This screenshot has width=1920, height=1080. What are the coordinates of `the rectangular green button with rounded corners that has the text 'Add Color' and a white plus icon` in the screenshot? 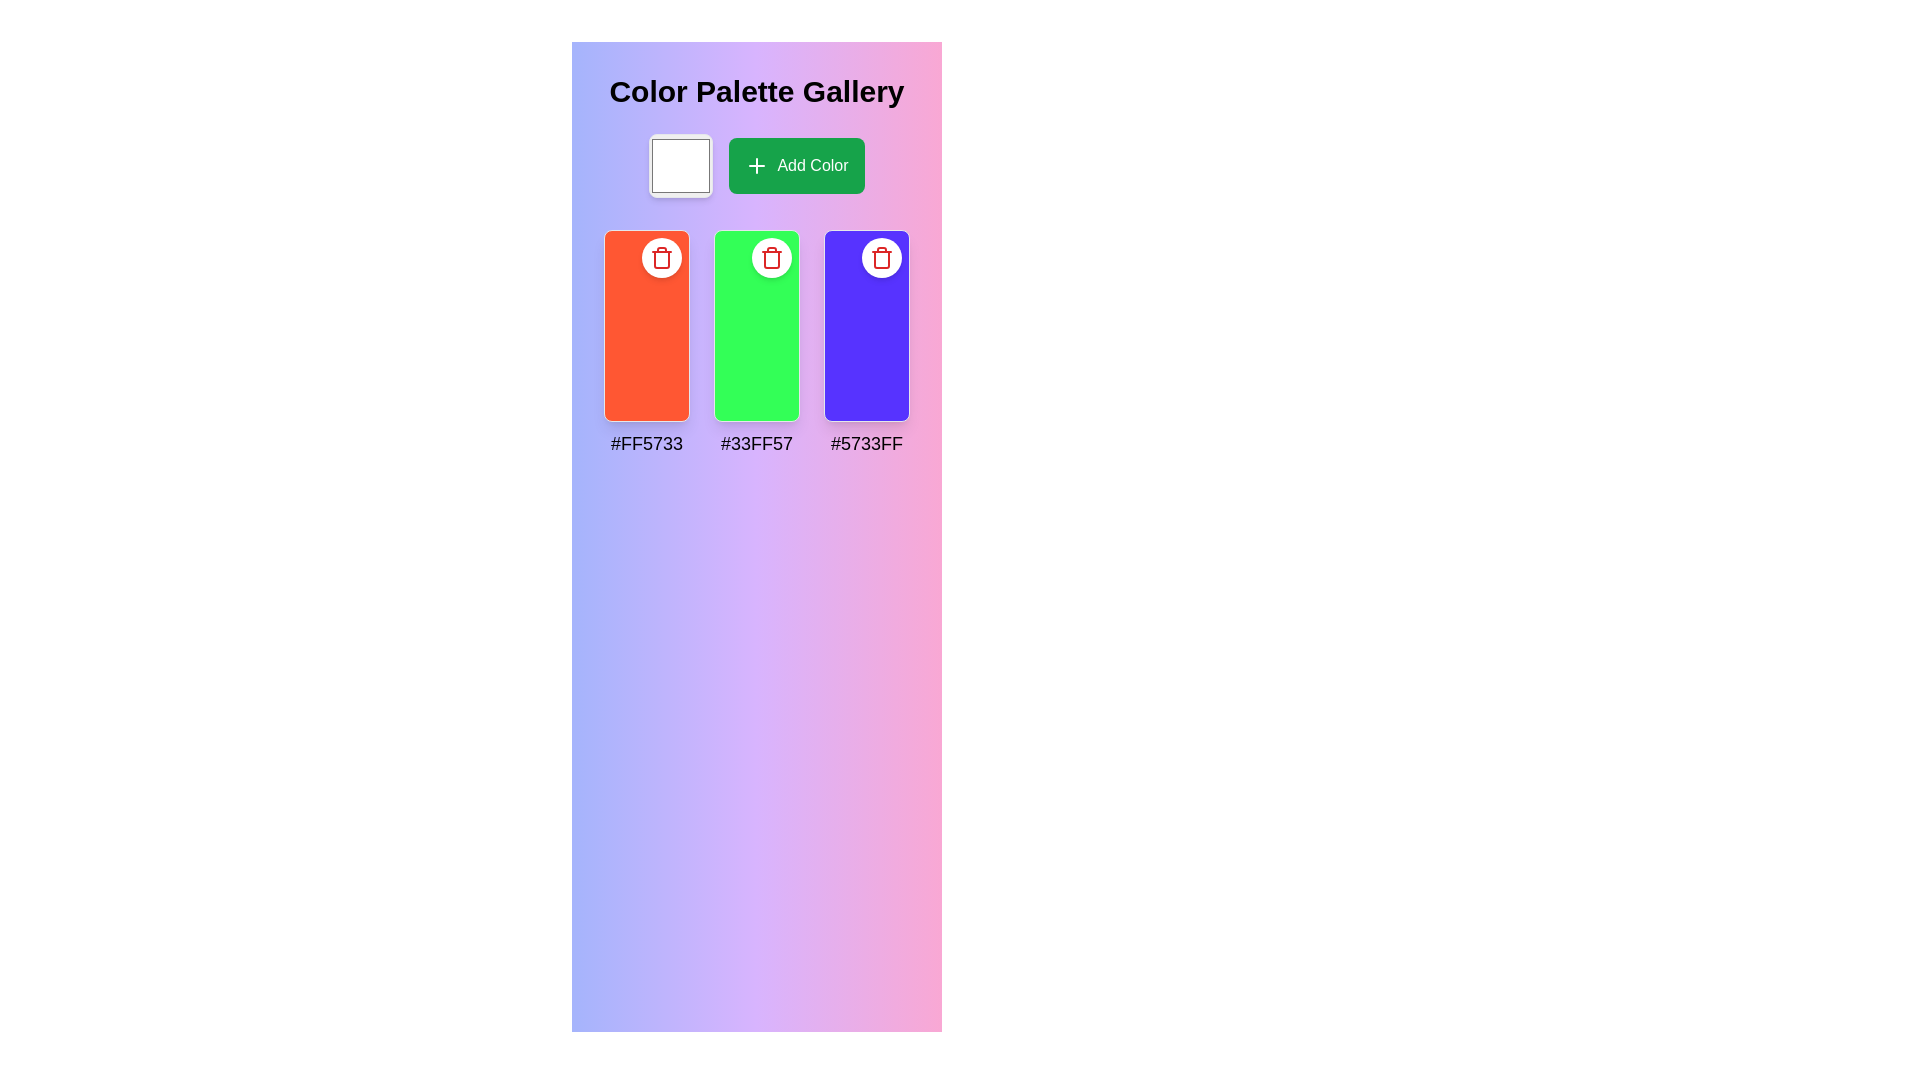 It's located at (795, 164).